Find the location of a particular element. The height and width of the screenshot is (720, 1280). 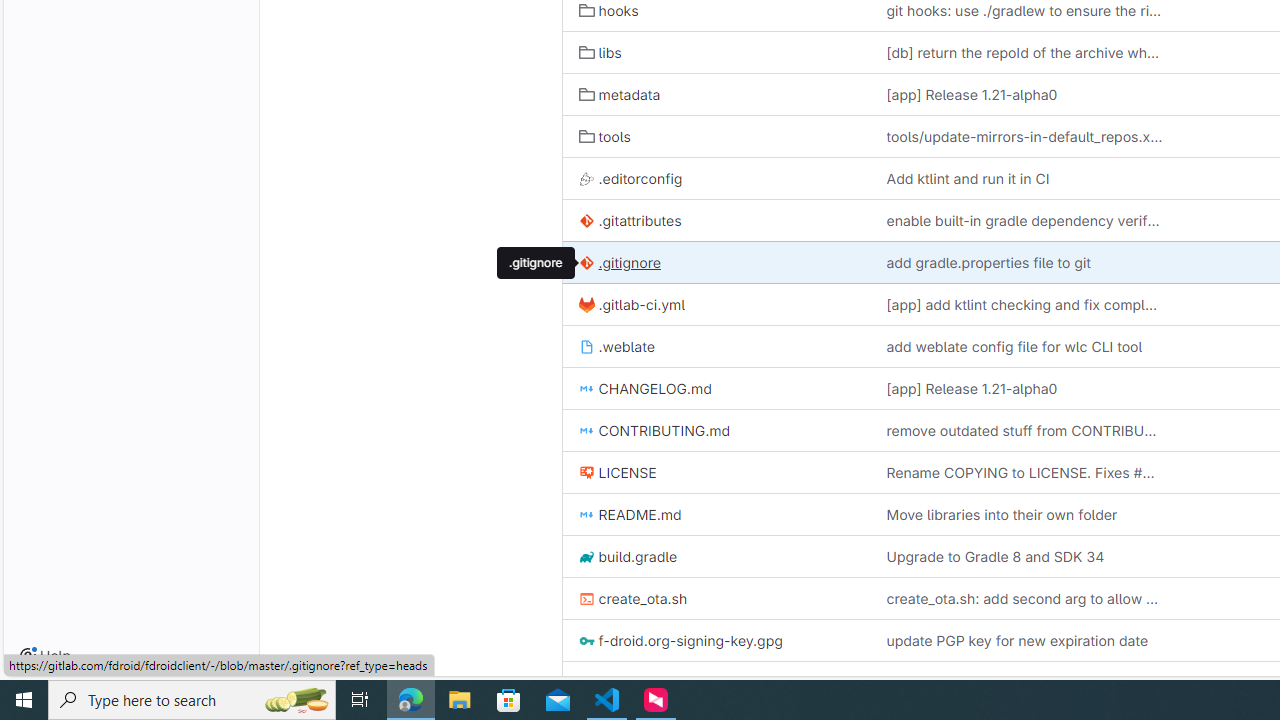

'CONTRIBUTING.md' is located at coordinates (716, 429).